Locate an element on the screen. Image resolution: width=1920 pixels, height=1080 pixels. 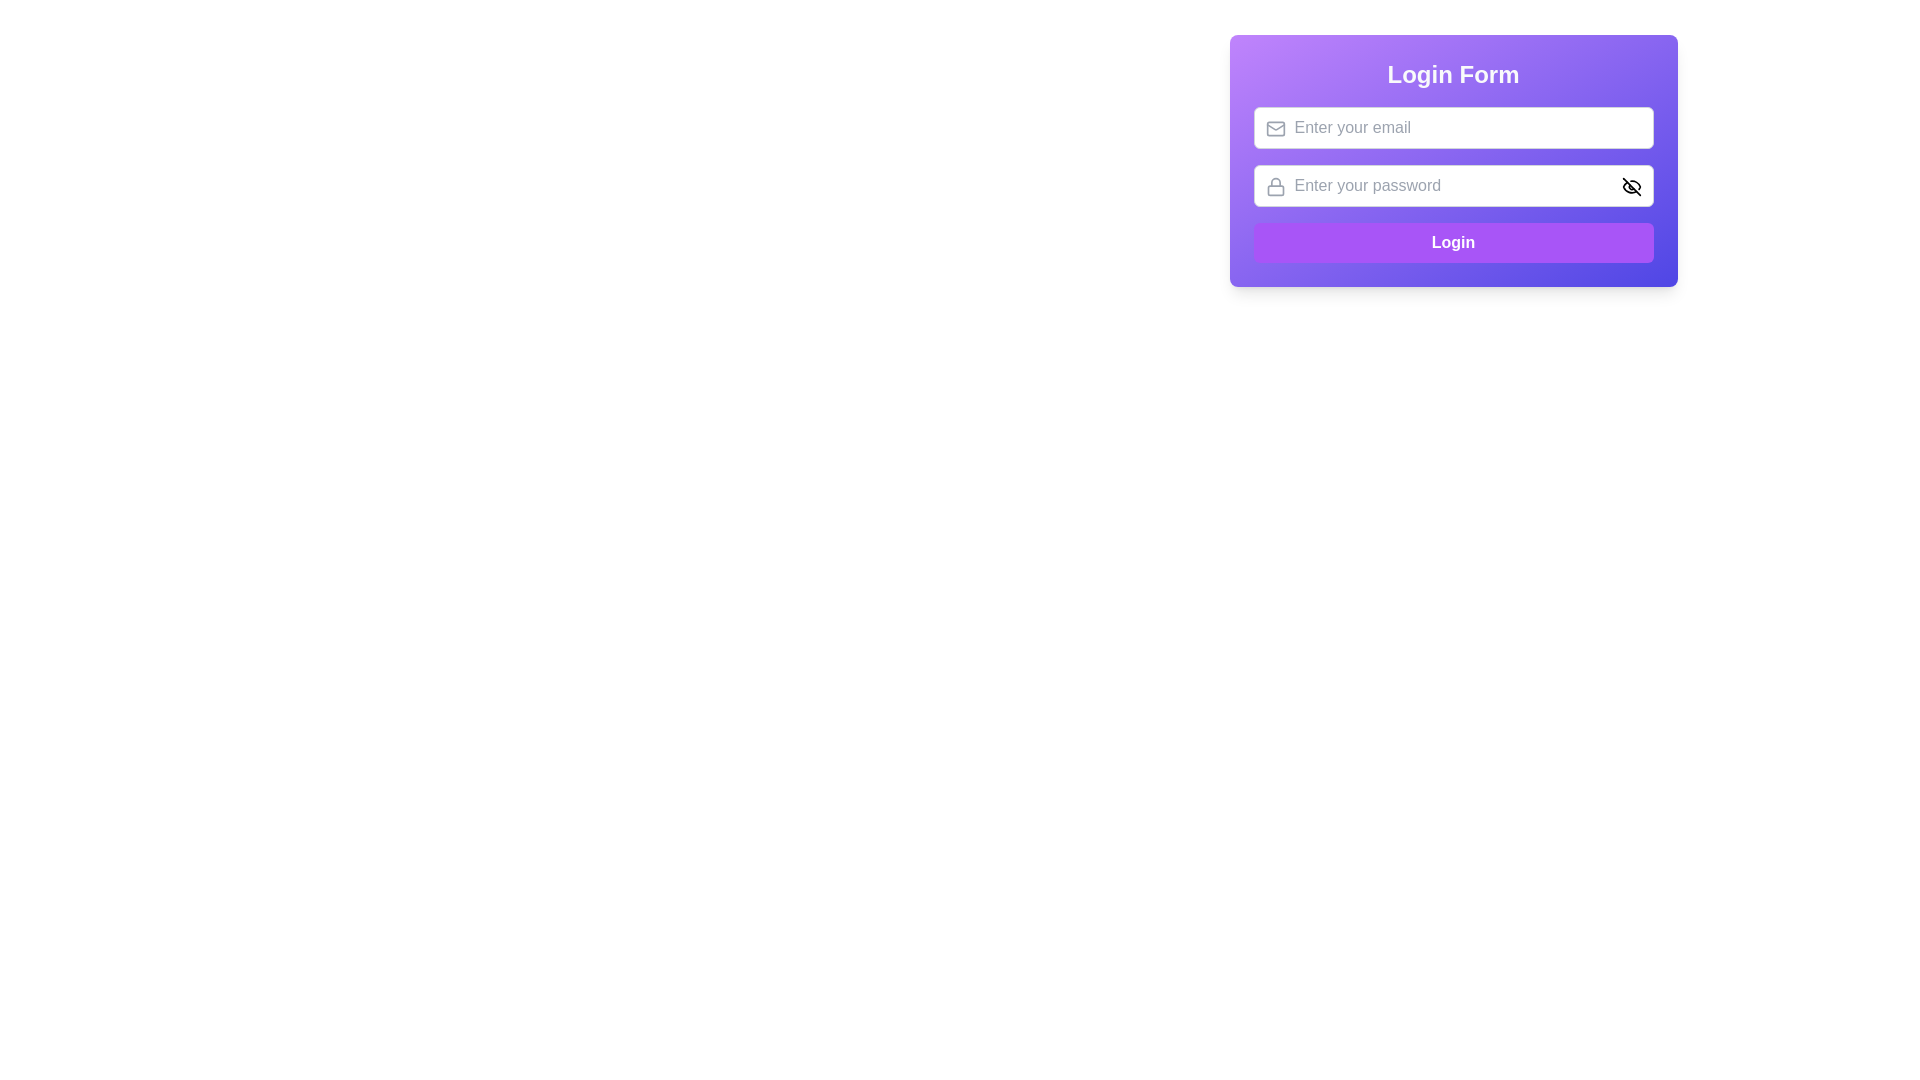
the 'hide/show password' toggle icon located to the right of the password input field in the login form is located at coordinates (1631, 186).